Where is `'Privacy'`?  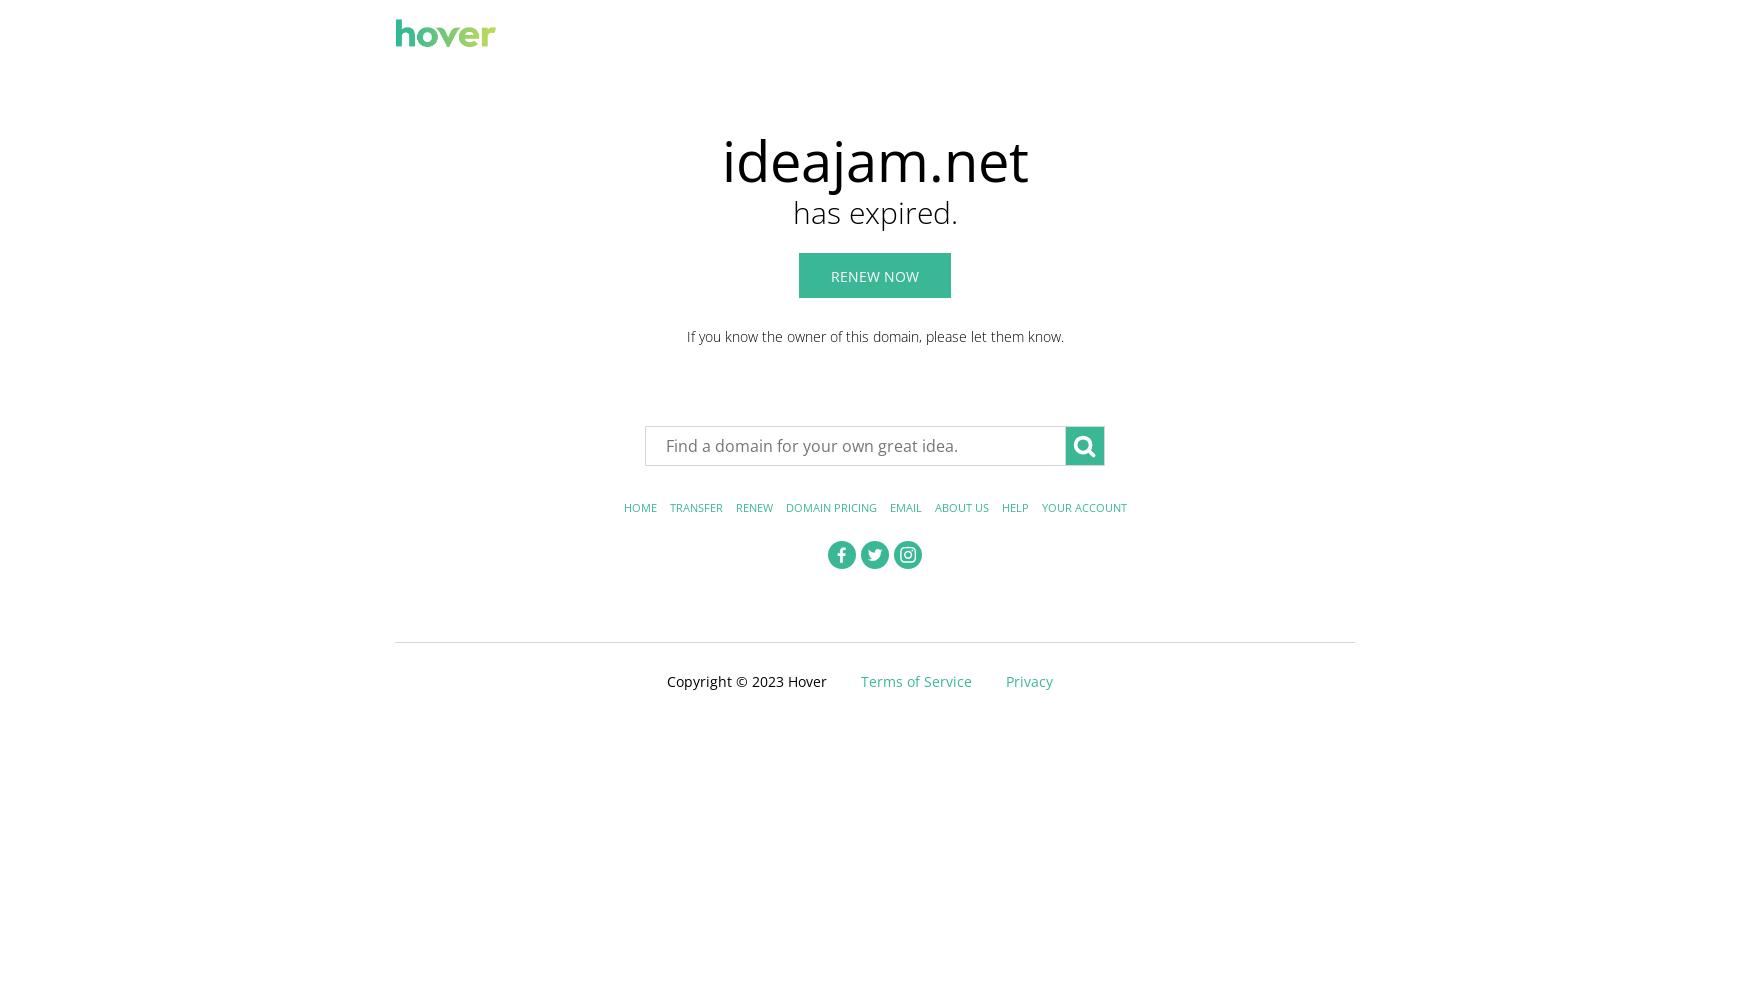
'Privacy' is located at coordinates (1028, 681).